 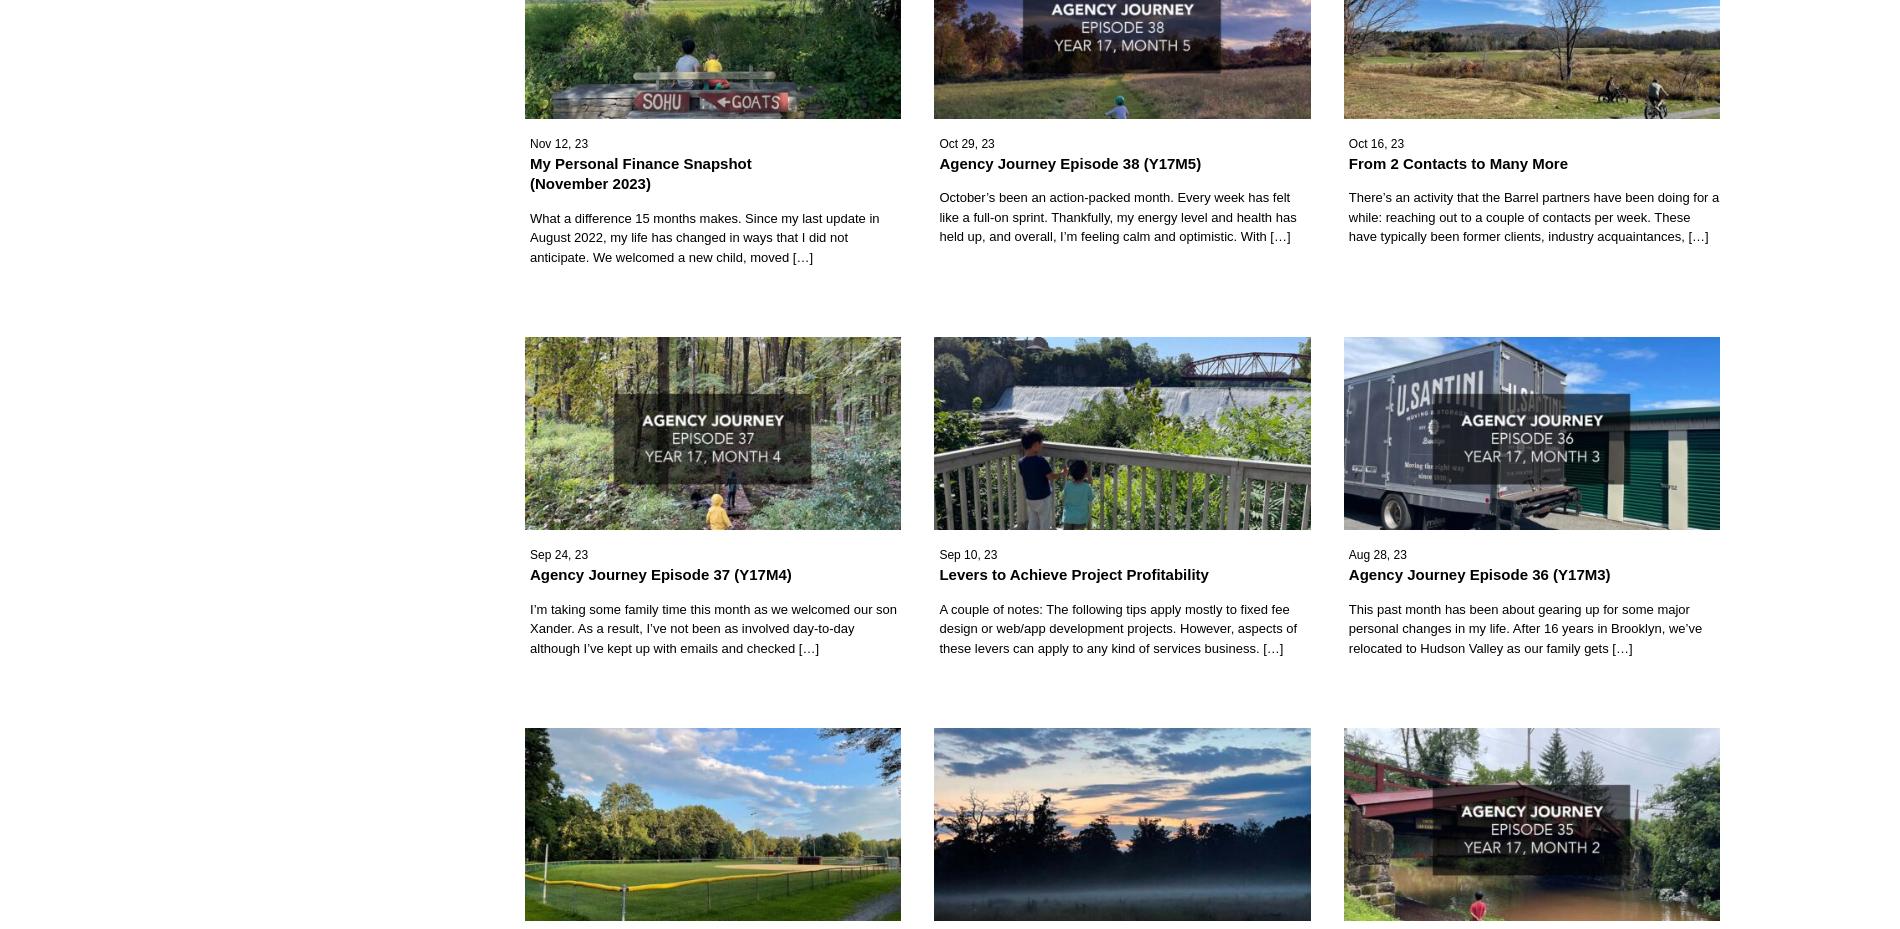 I want to click on 'My Personal Finance Snapshot (November 2023)', so click(x=640, y=173).